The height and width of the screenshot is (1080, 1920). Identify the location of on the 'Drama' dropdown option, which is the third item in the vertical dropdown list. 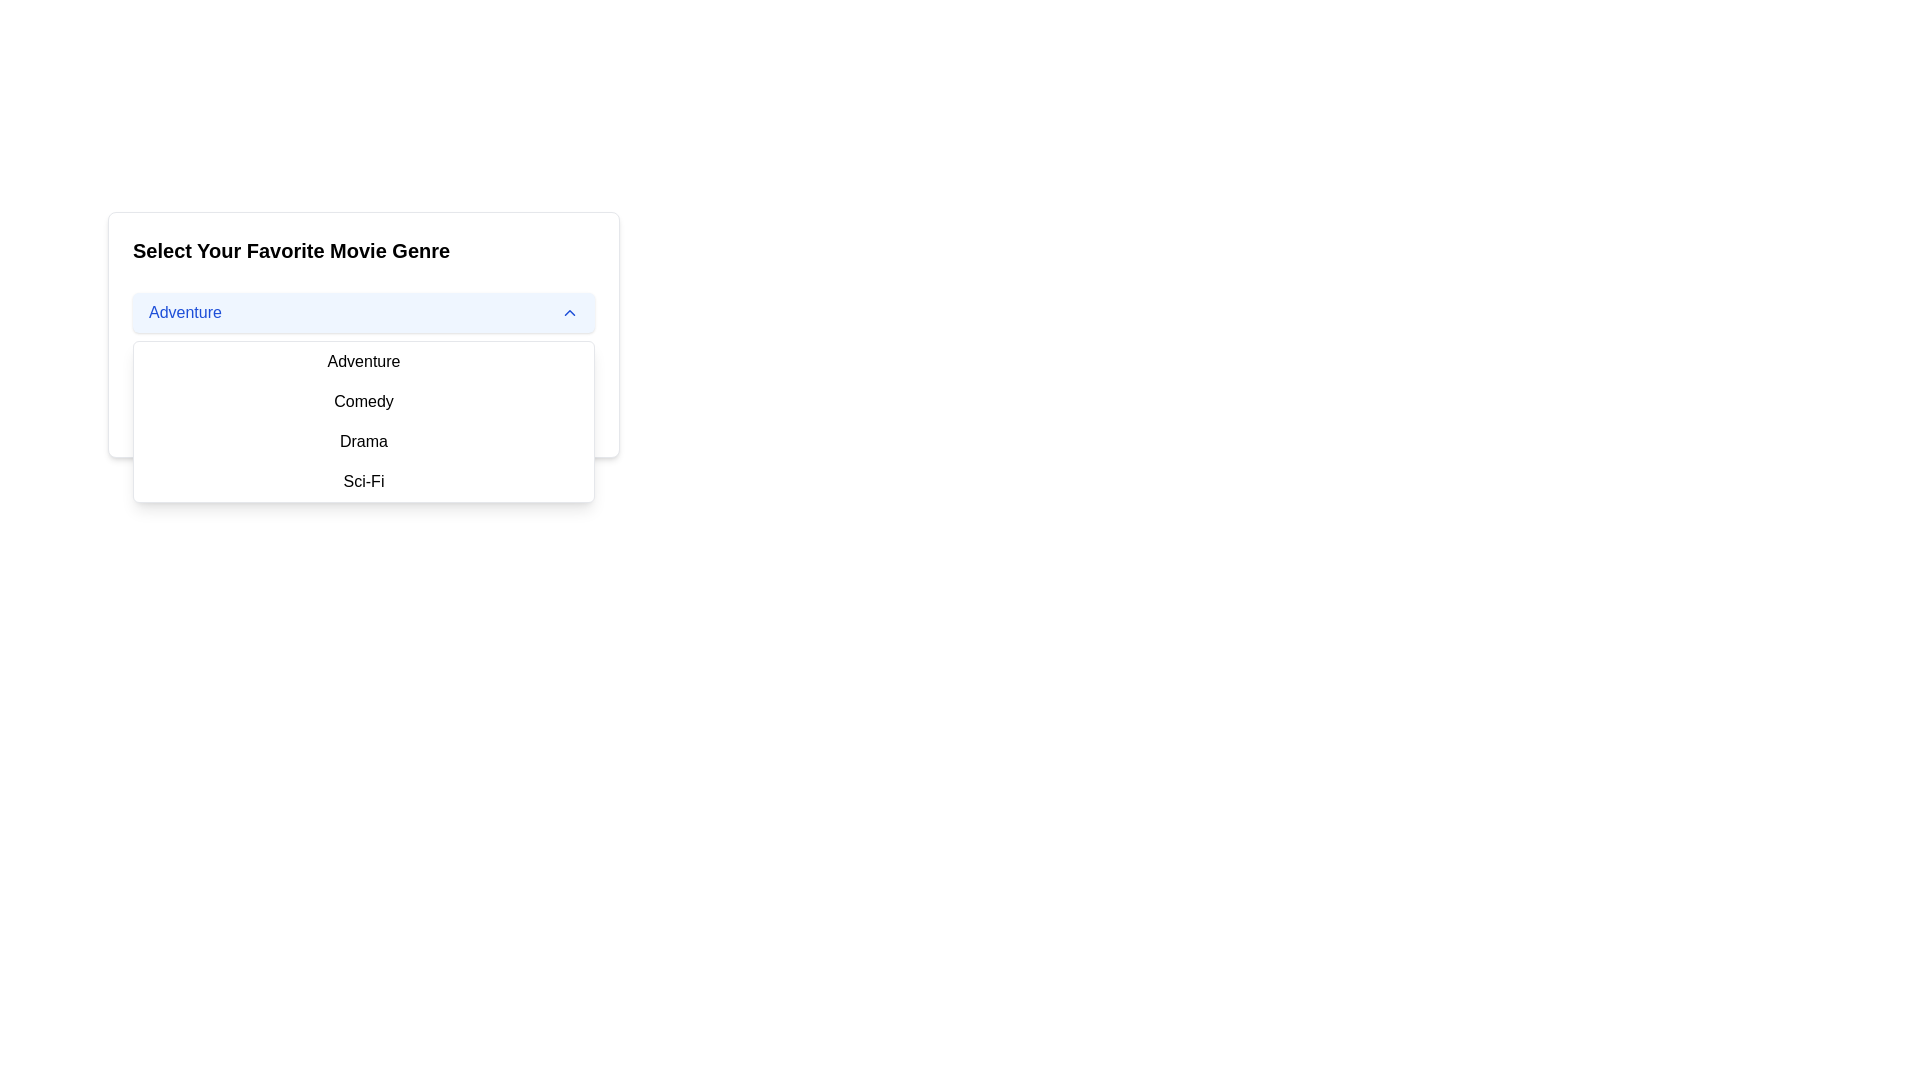
(364, 441).